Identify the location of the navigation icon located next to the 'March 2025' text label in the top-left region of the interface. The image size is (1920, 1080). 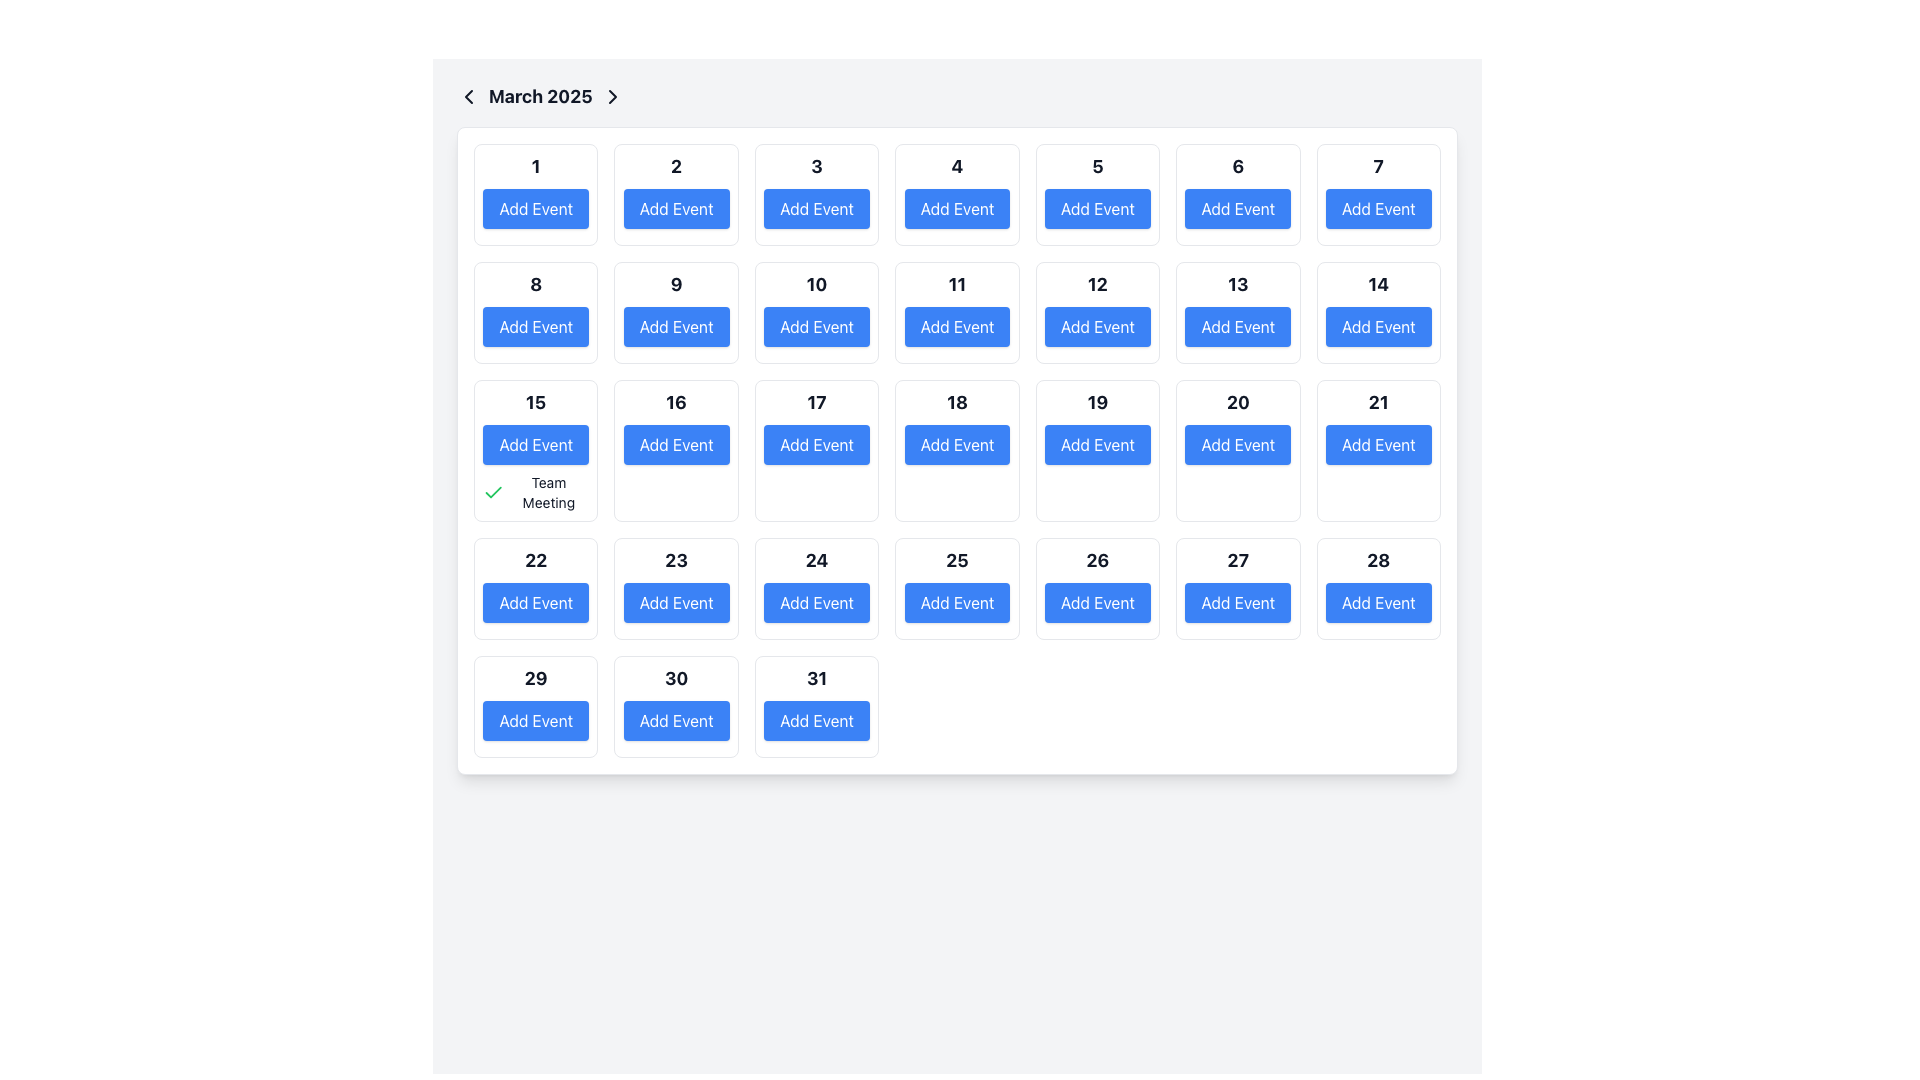
(611, 96).